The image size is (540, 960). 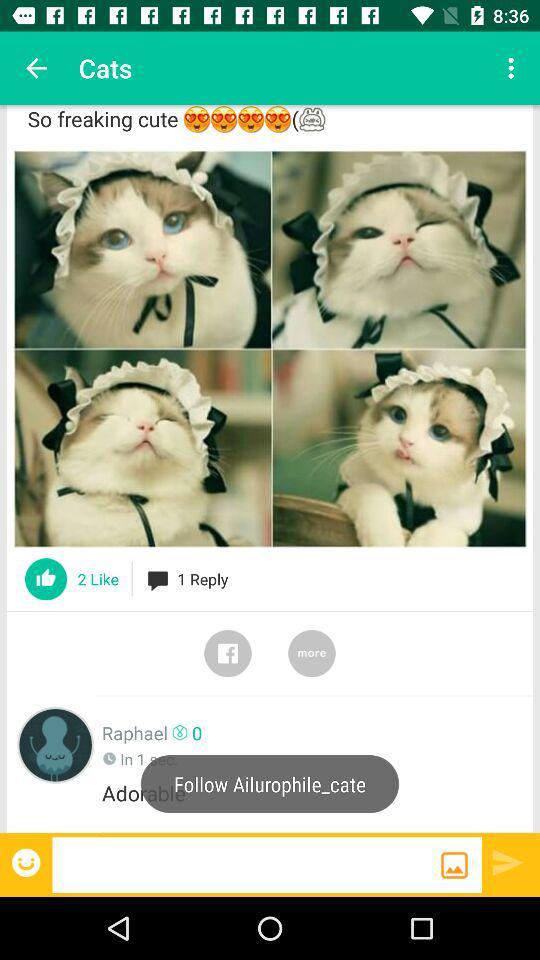 I want to click on like the image, so click(x=46, y=579).